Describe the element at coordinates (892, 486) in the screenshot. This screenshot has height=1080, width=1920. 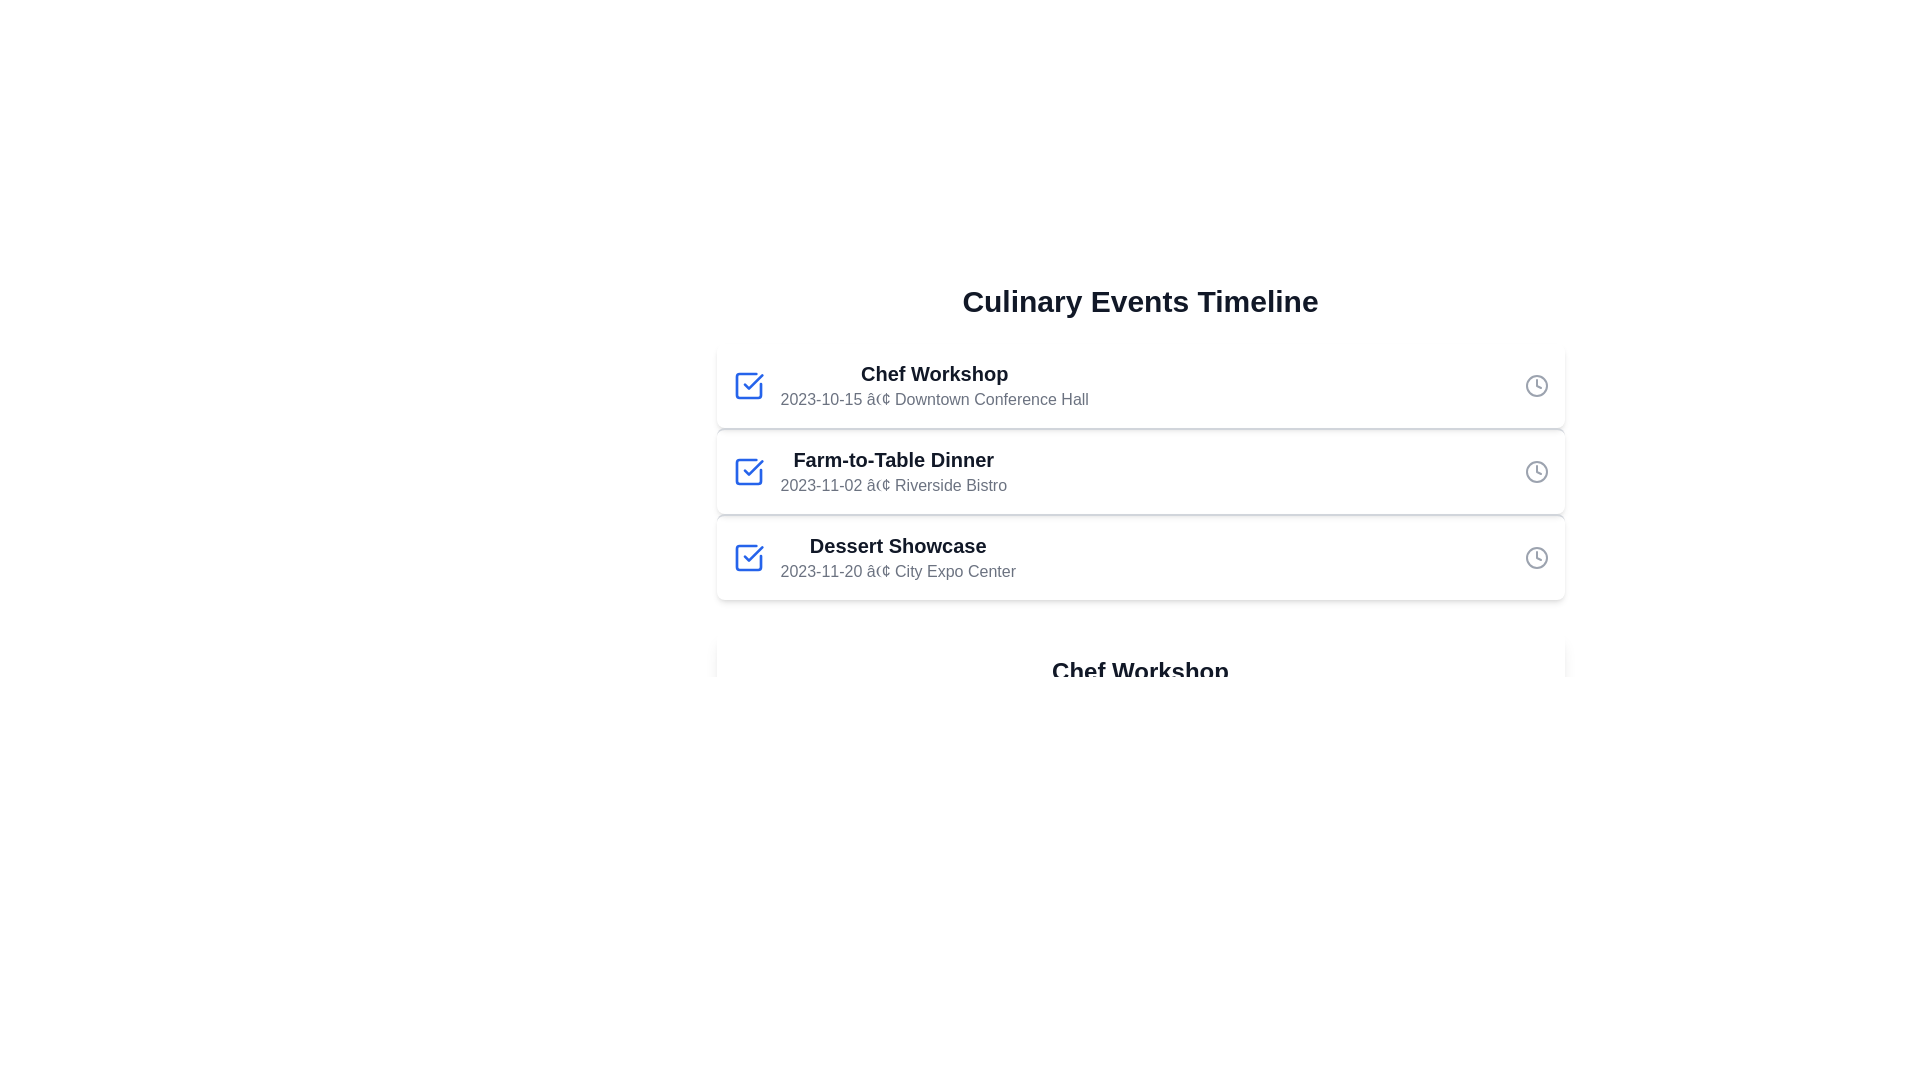
I see `the static text displaying the date '2023-11-02' and 'â€¢ Riverside Bistro', which is centrally positioned below 'Farm-to-Table Dinner' in the list of events` at that location.